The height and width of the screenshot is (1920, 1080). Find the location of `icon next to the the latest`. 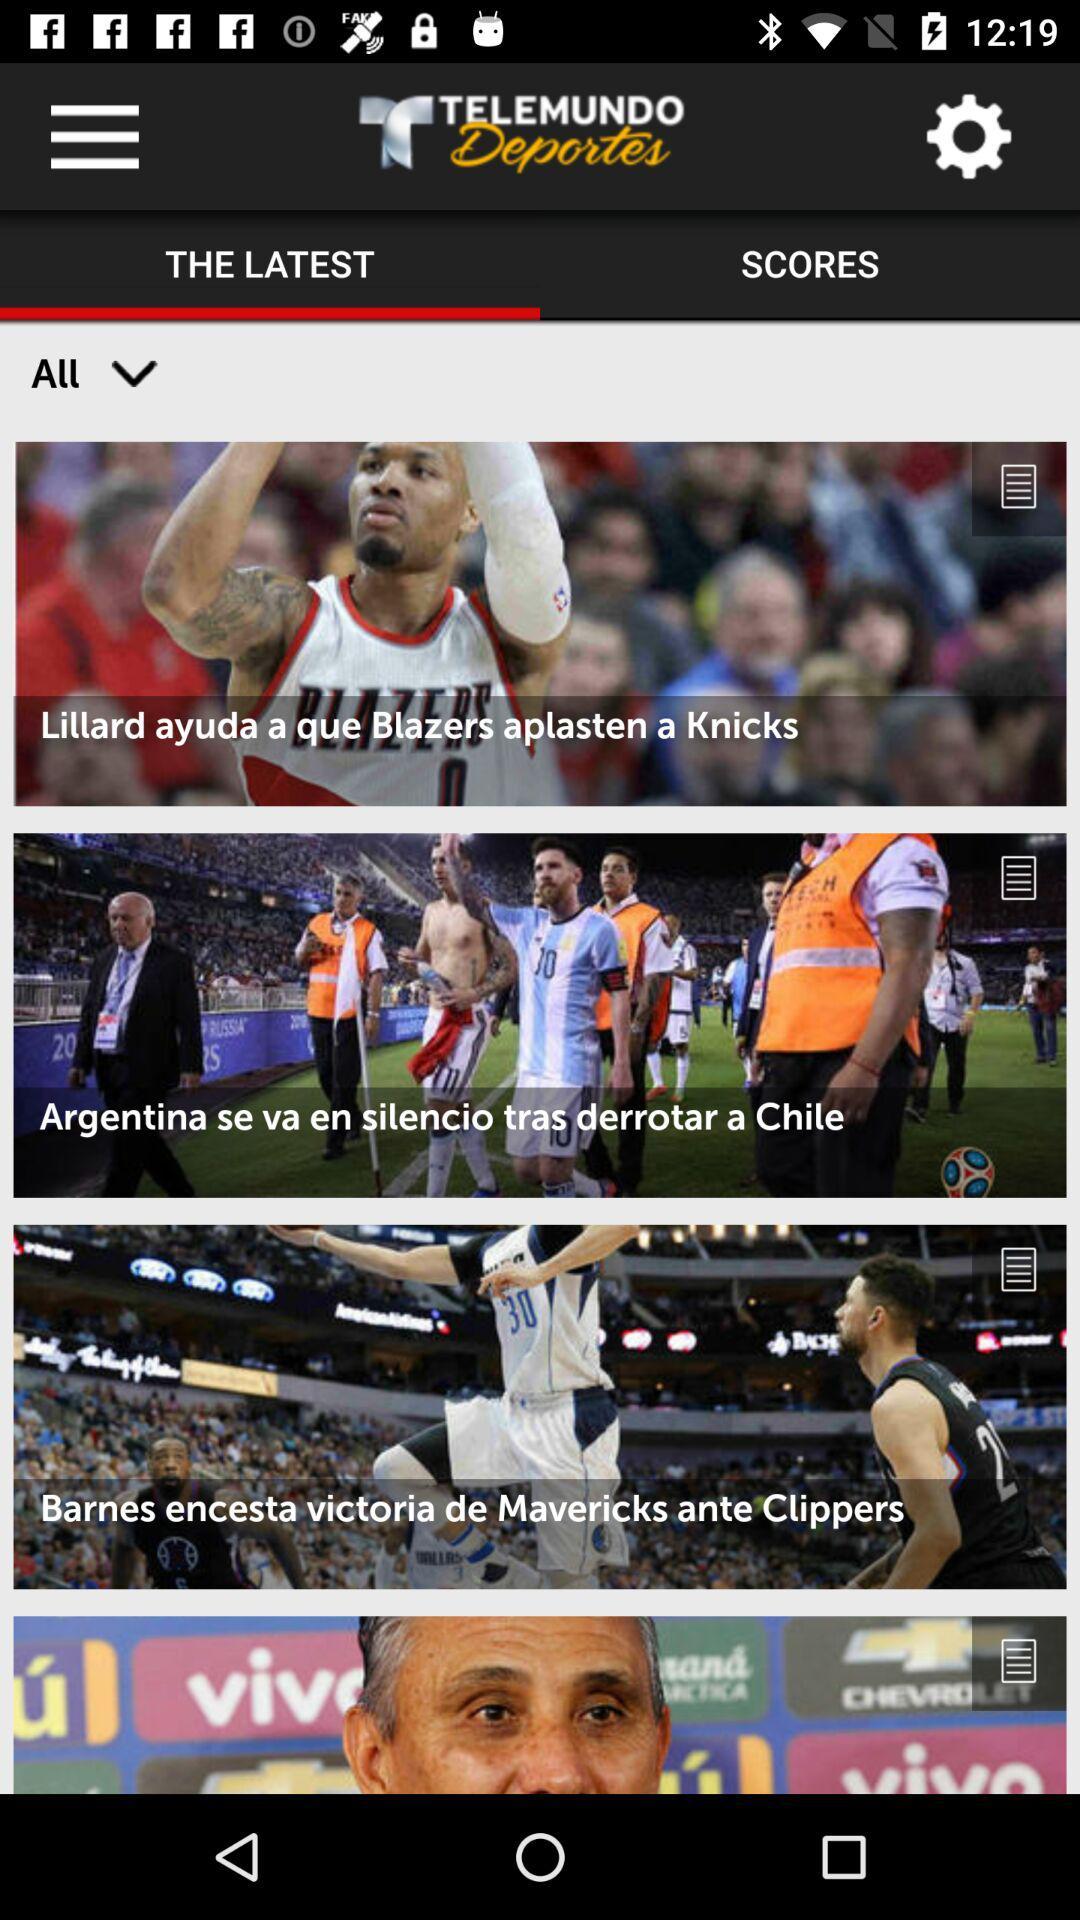

icon next to the the latest is located at coordinates (810, 264).